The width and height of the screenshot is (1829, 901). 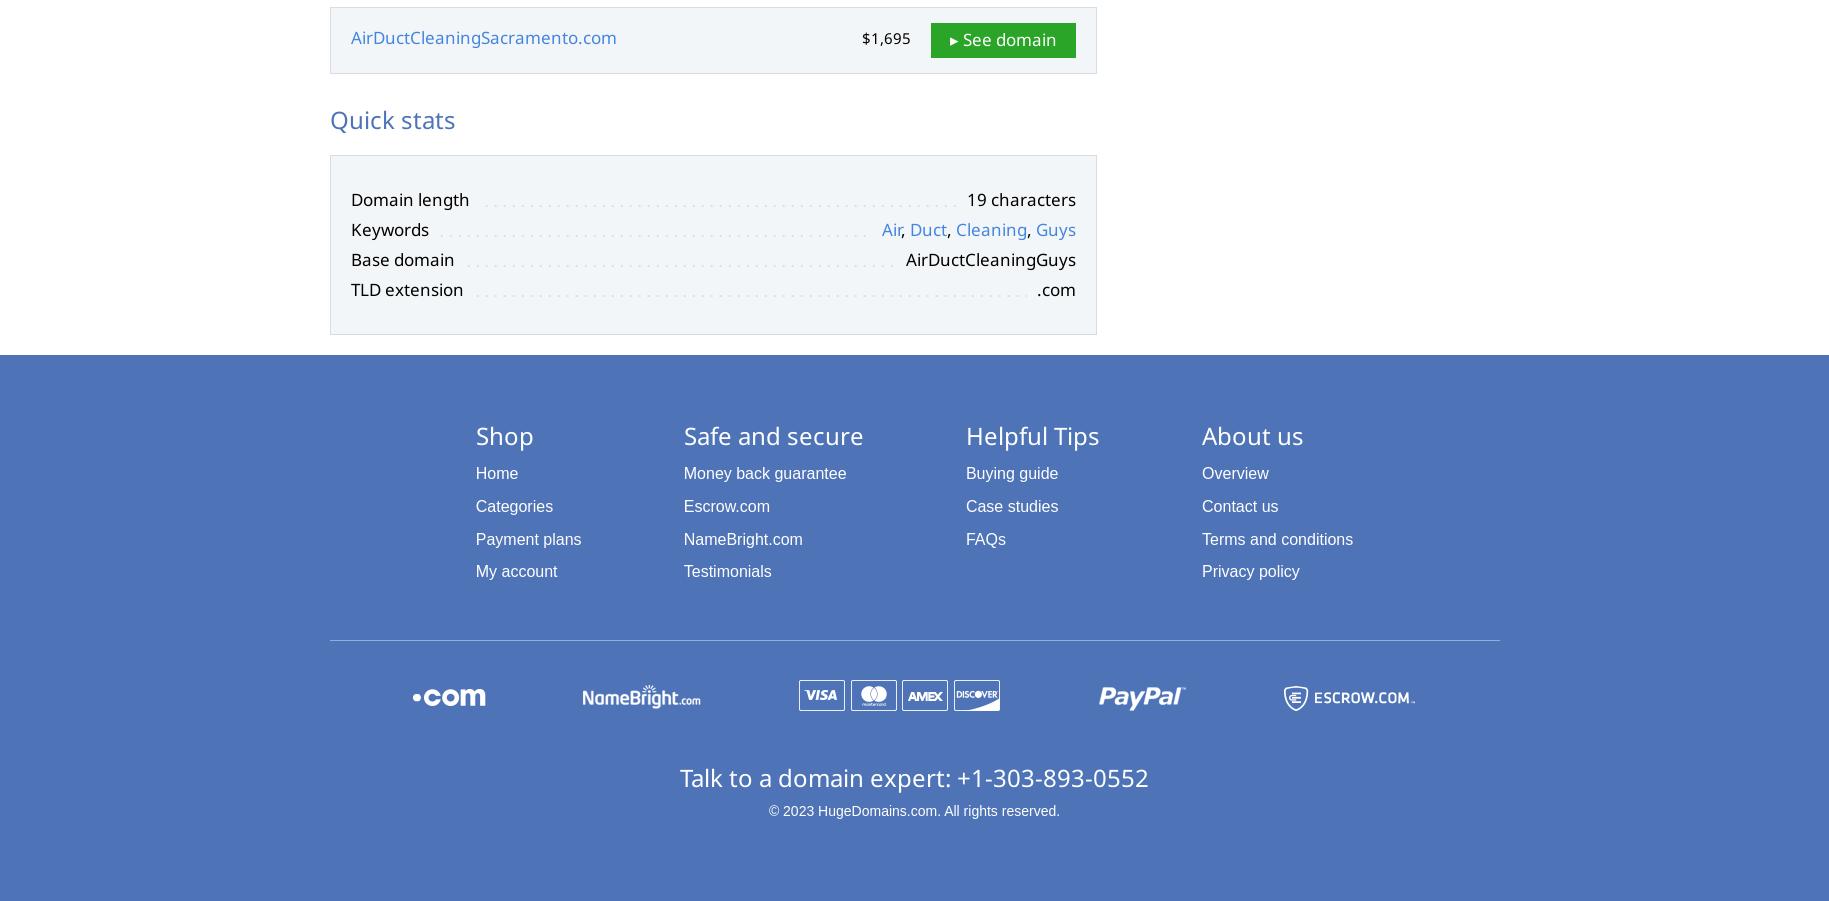 I want to click on 'Quick stats', so click(x=391, y=118).